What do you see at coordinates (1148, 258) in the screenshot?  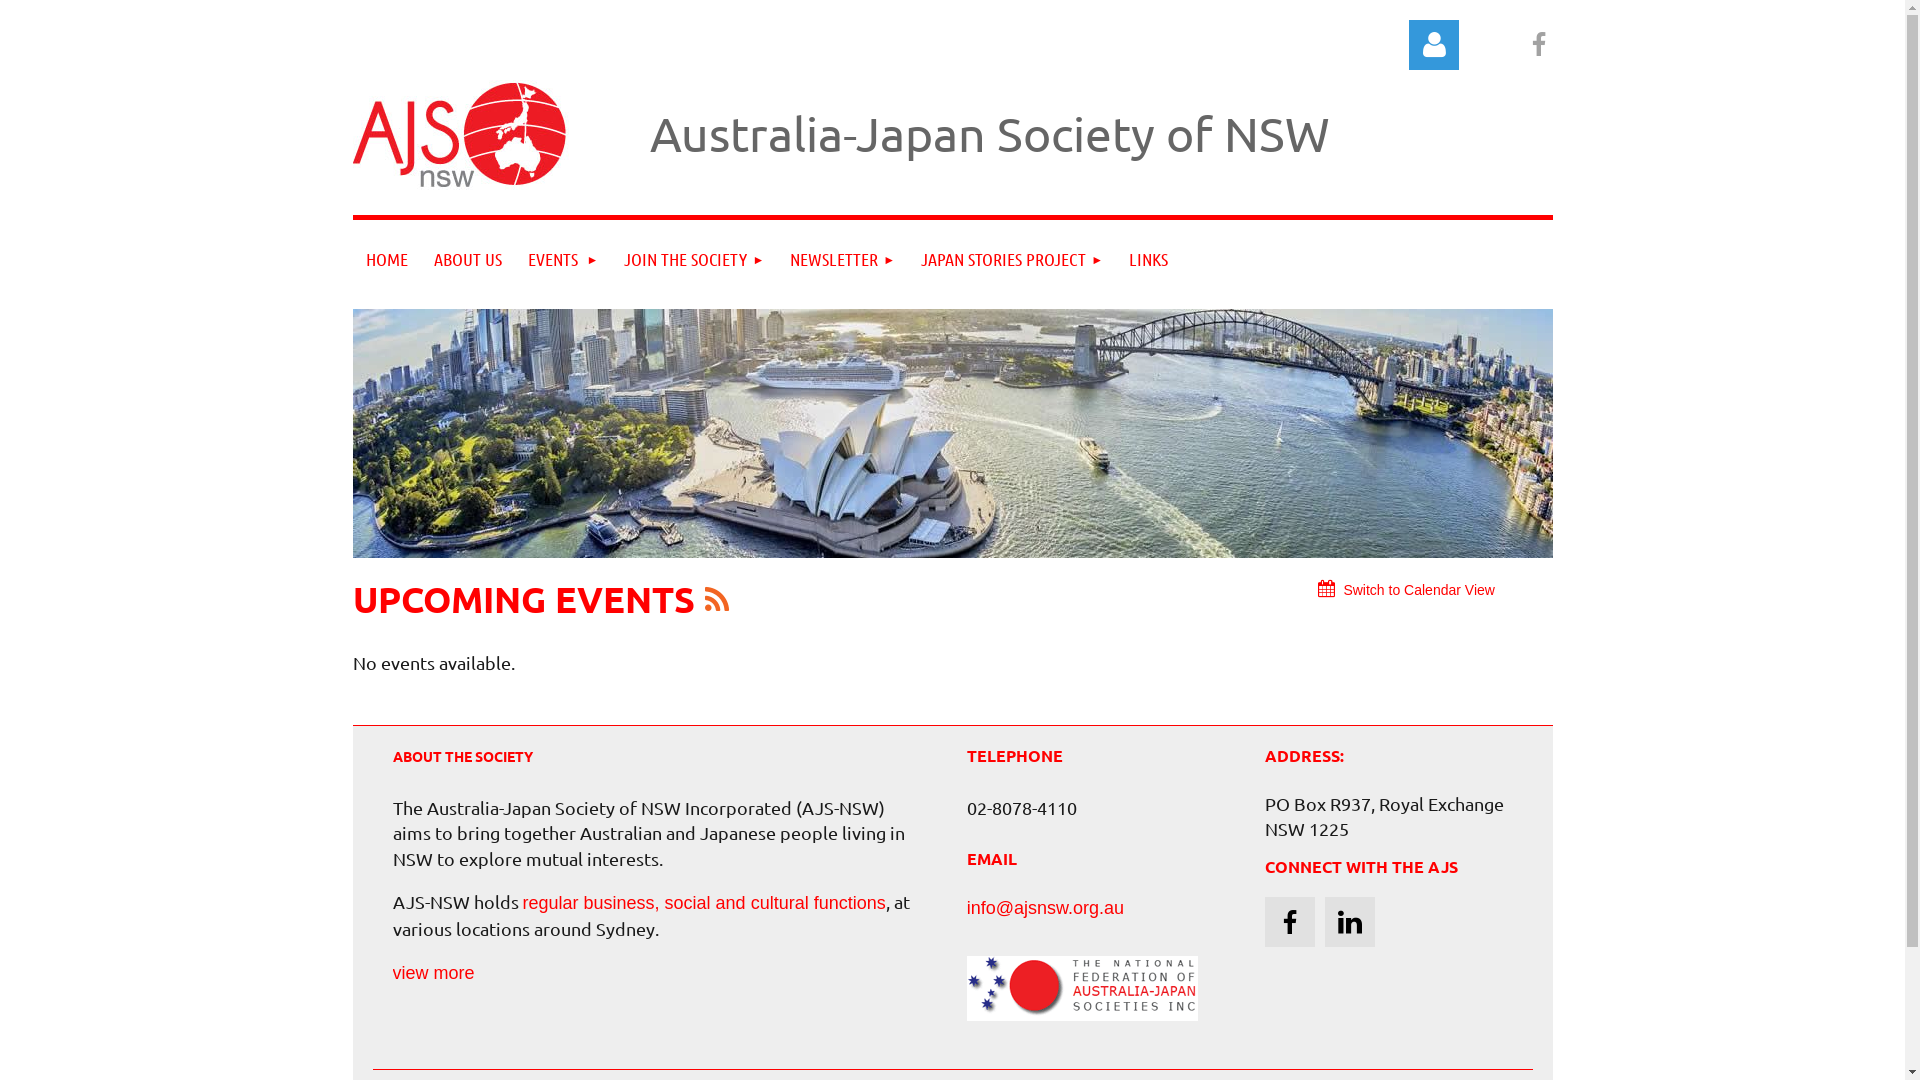 I see `'LINKS'` at bounding box center [1148, 258].